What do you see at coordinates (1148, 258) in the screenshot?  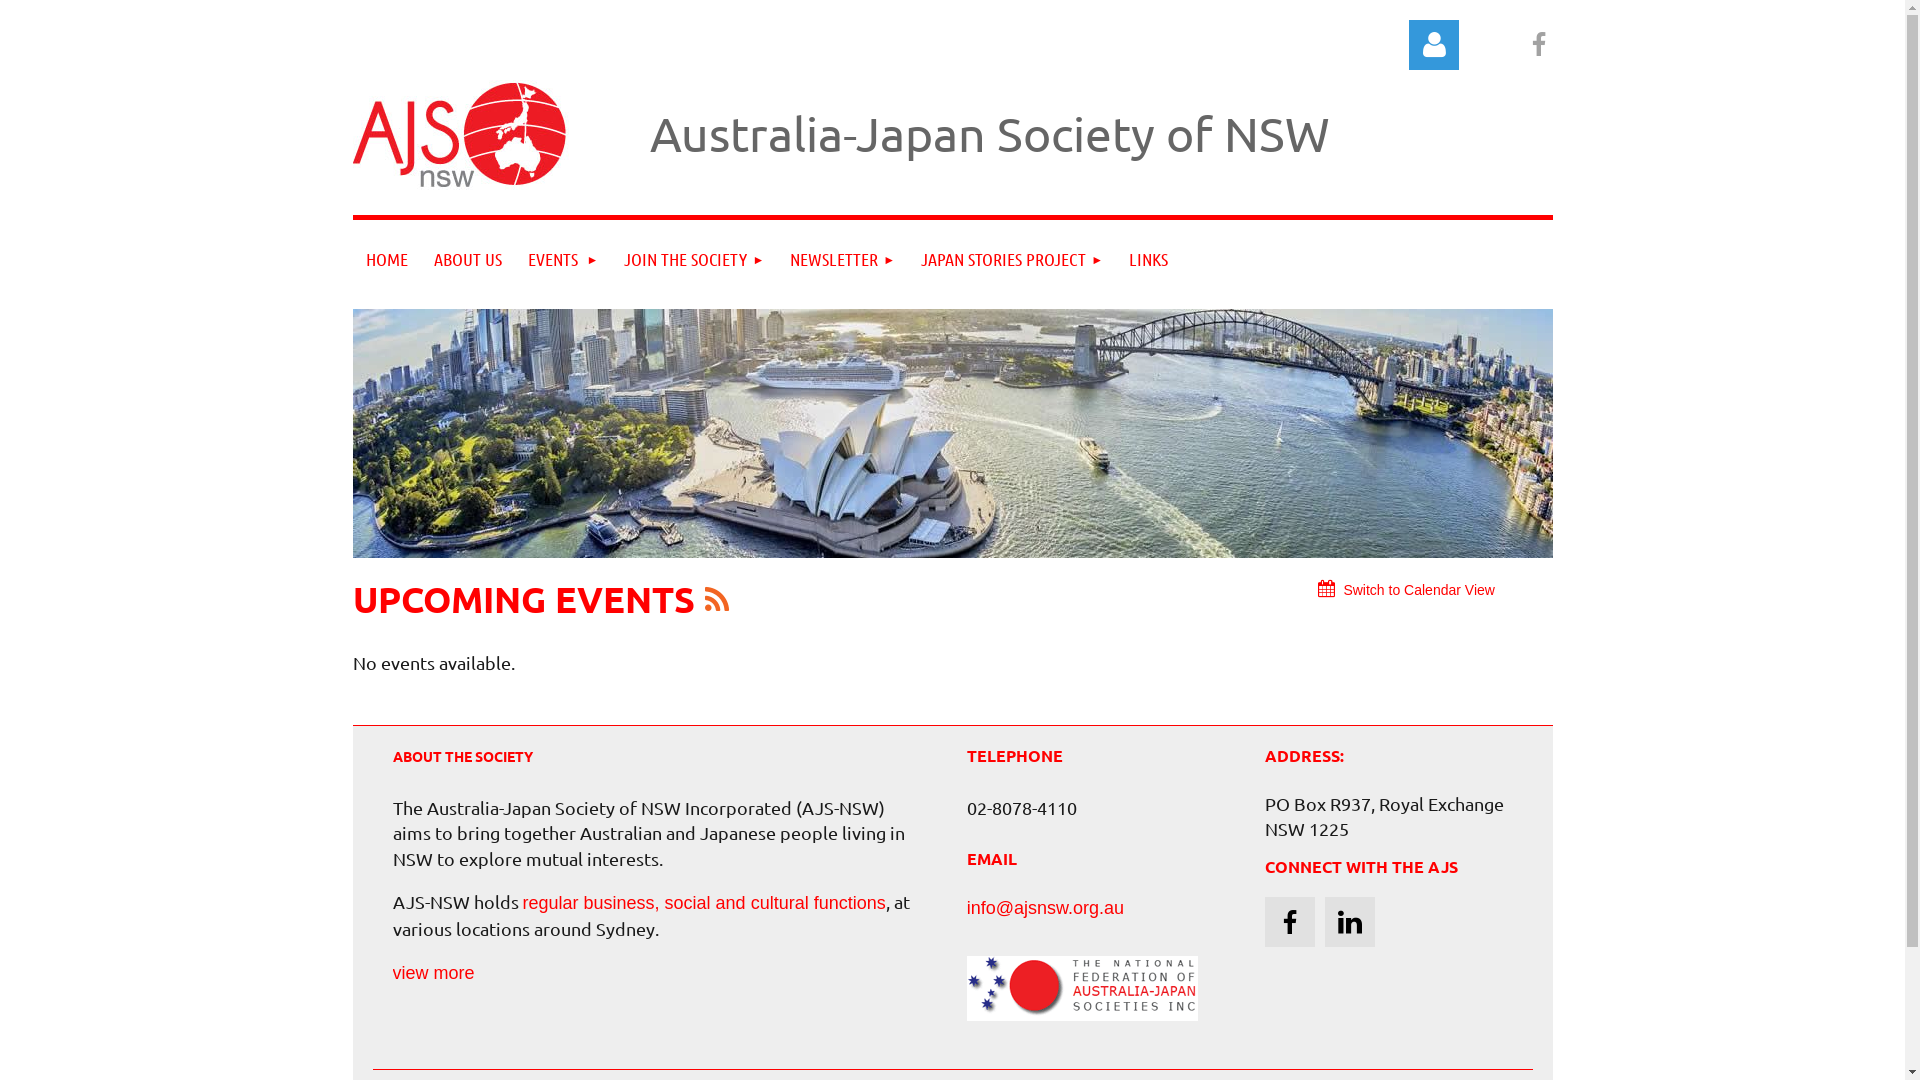 I see `'LINKS'` at bounding box center [1148, 258].